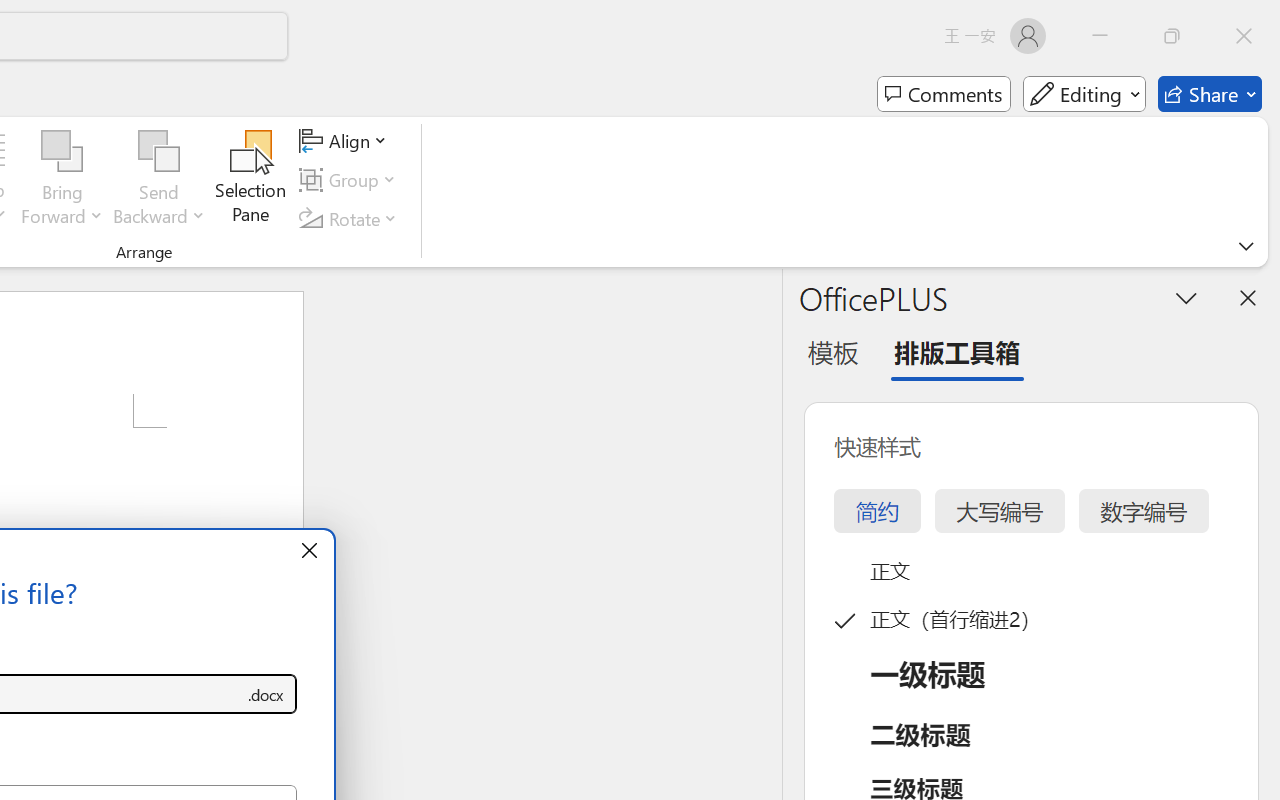 This screenshot has height=800, width=1280. I want to click on 'Send Backward', so click(158, 151).